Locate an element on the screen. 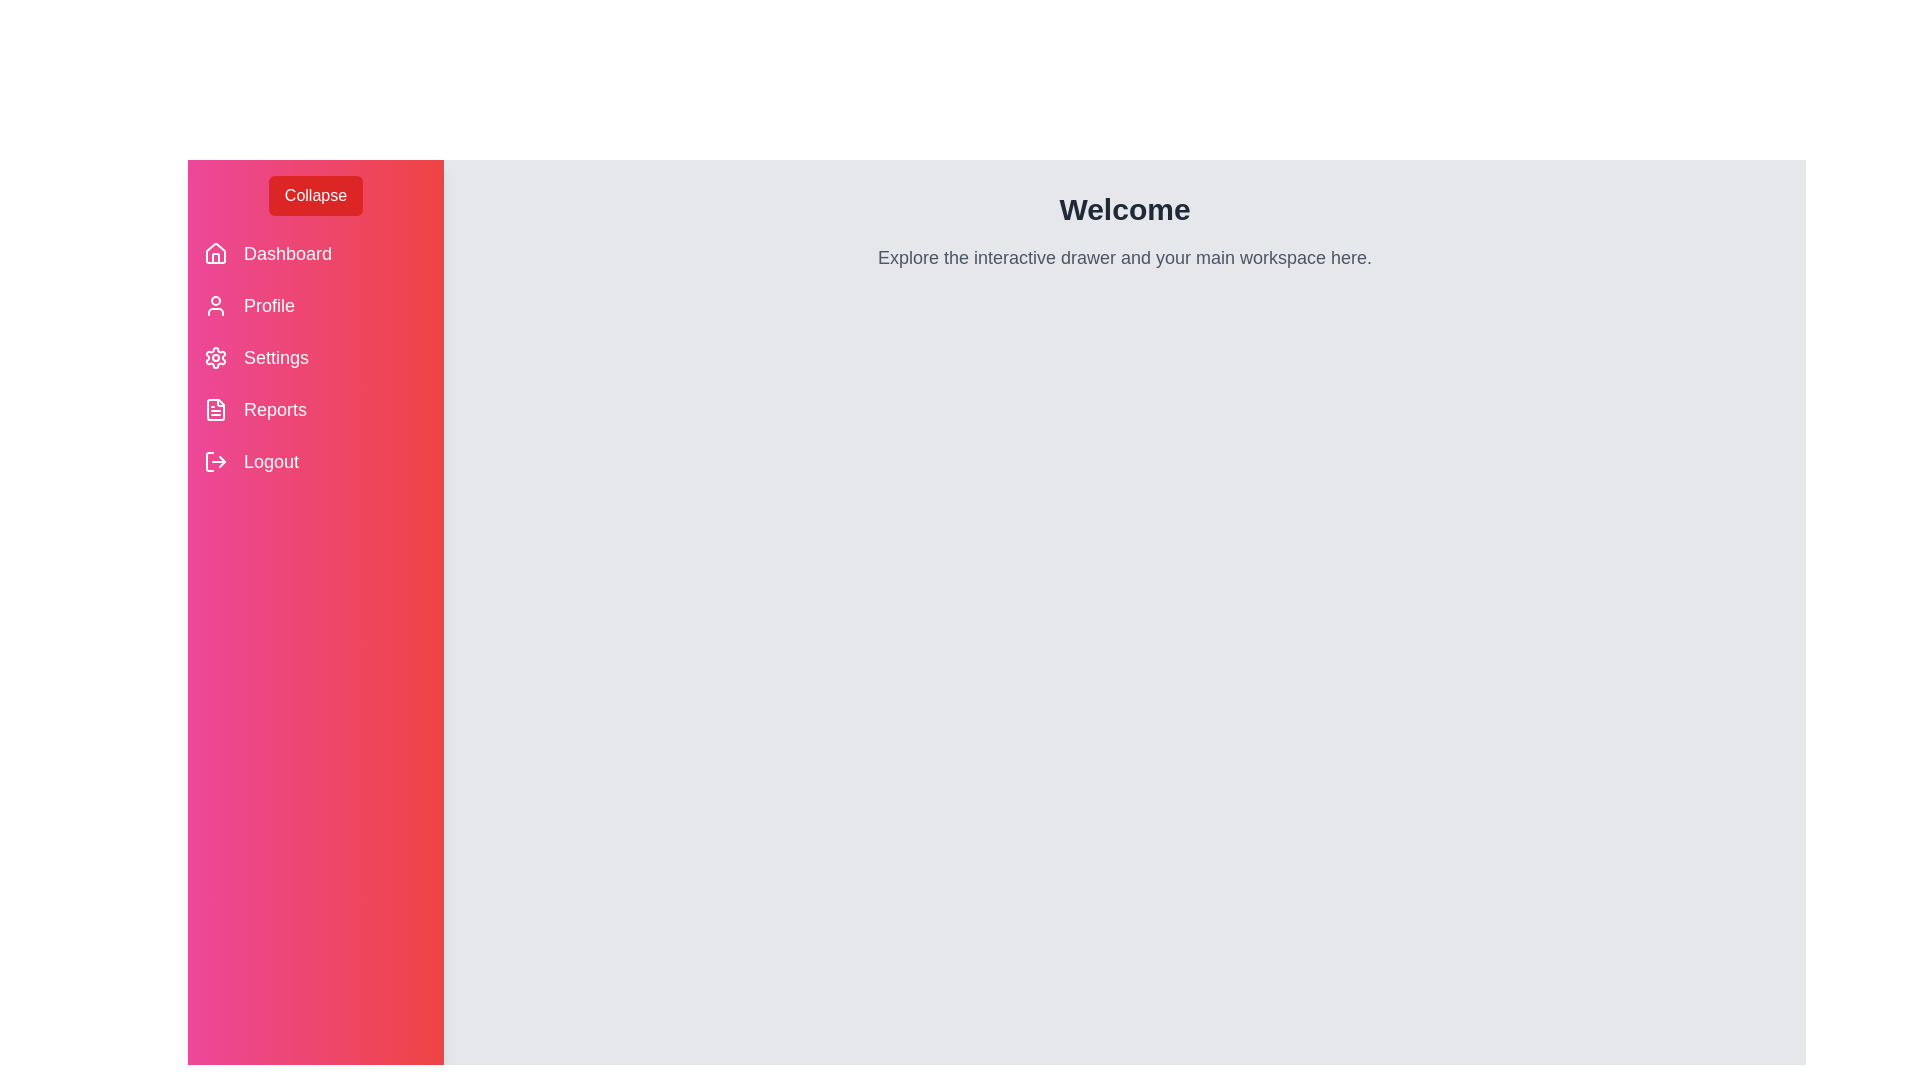 Image resolution: width=1920 pixels, height=1080 pixels. the 'Profile' menu item to navigate to the profile is located at coordinates (315, 305).